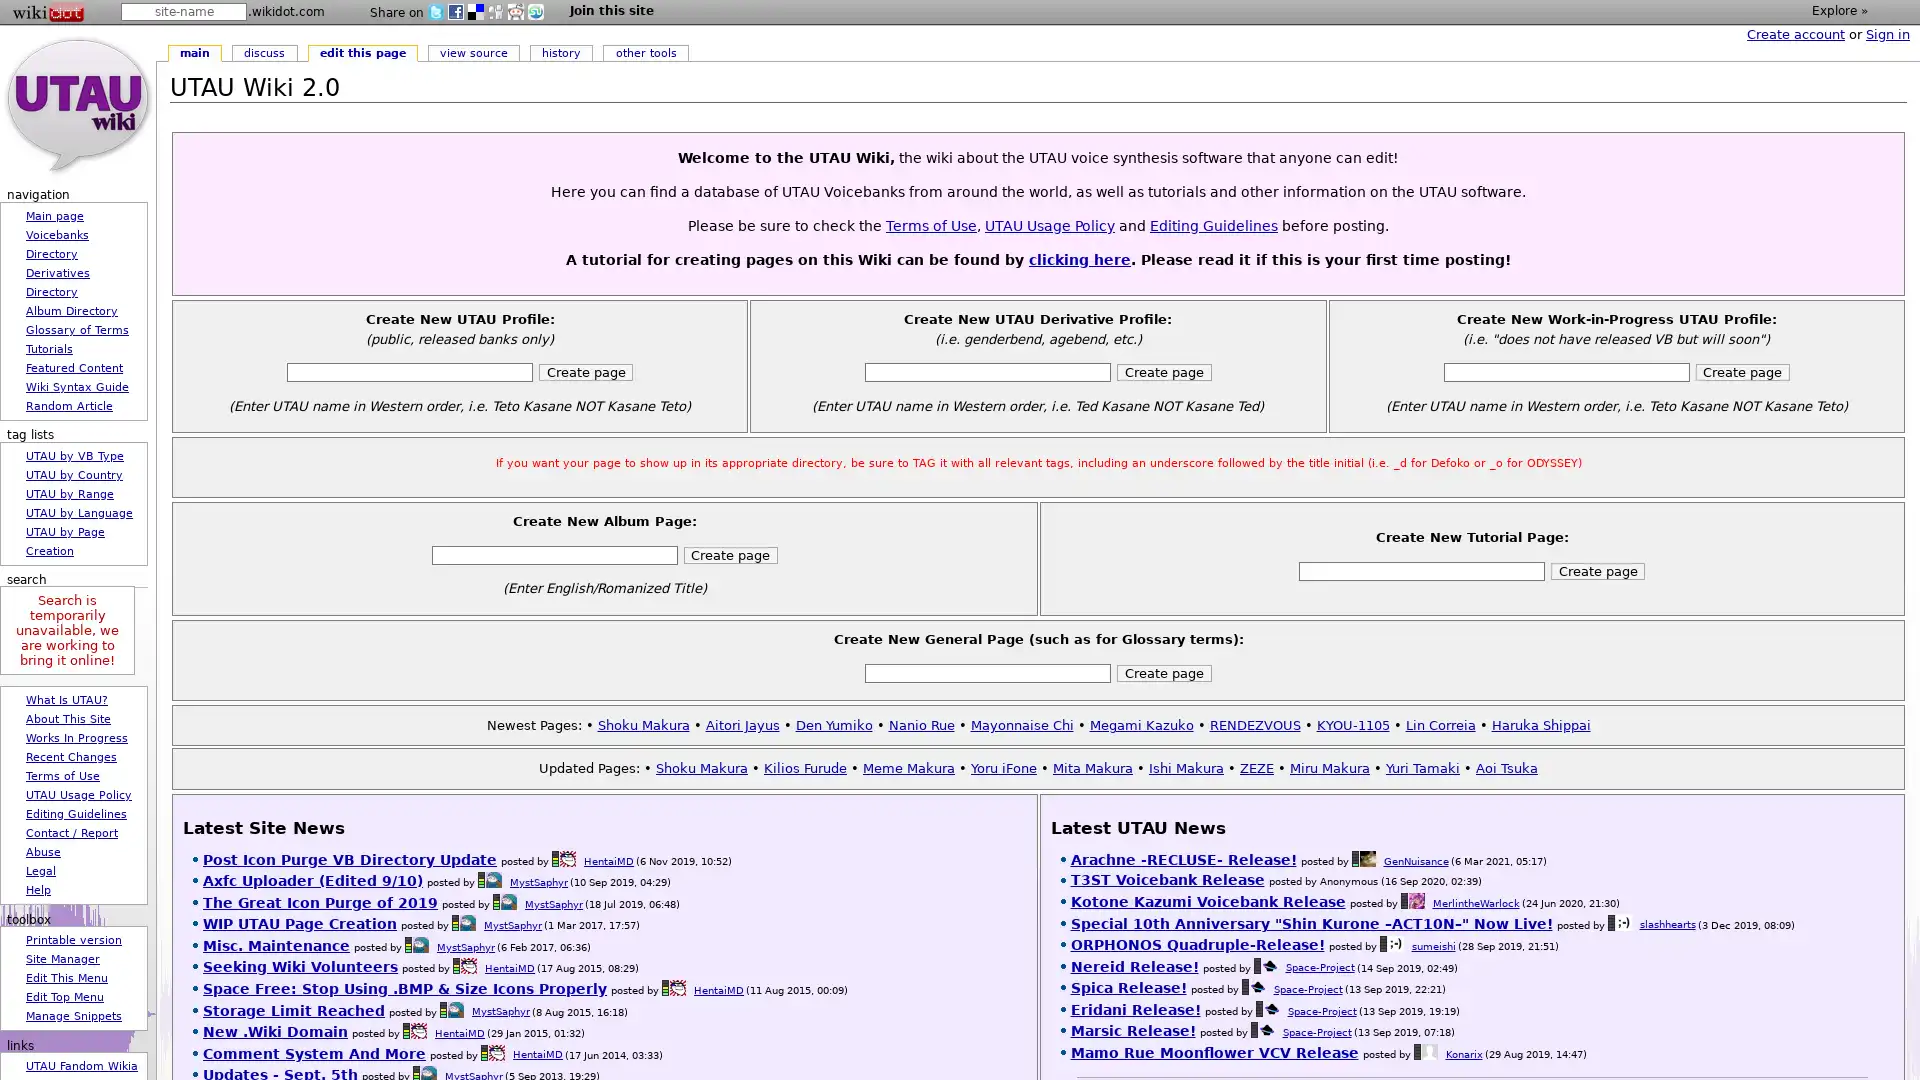 This screenshot has width=1920, height=1080. Describe the element at coordinates (1163, 372) in the screenshot. I see `Create page` at that location.